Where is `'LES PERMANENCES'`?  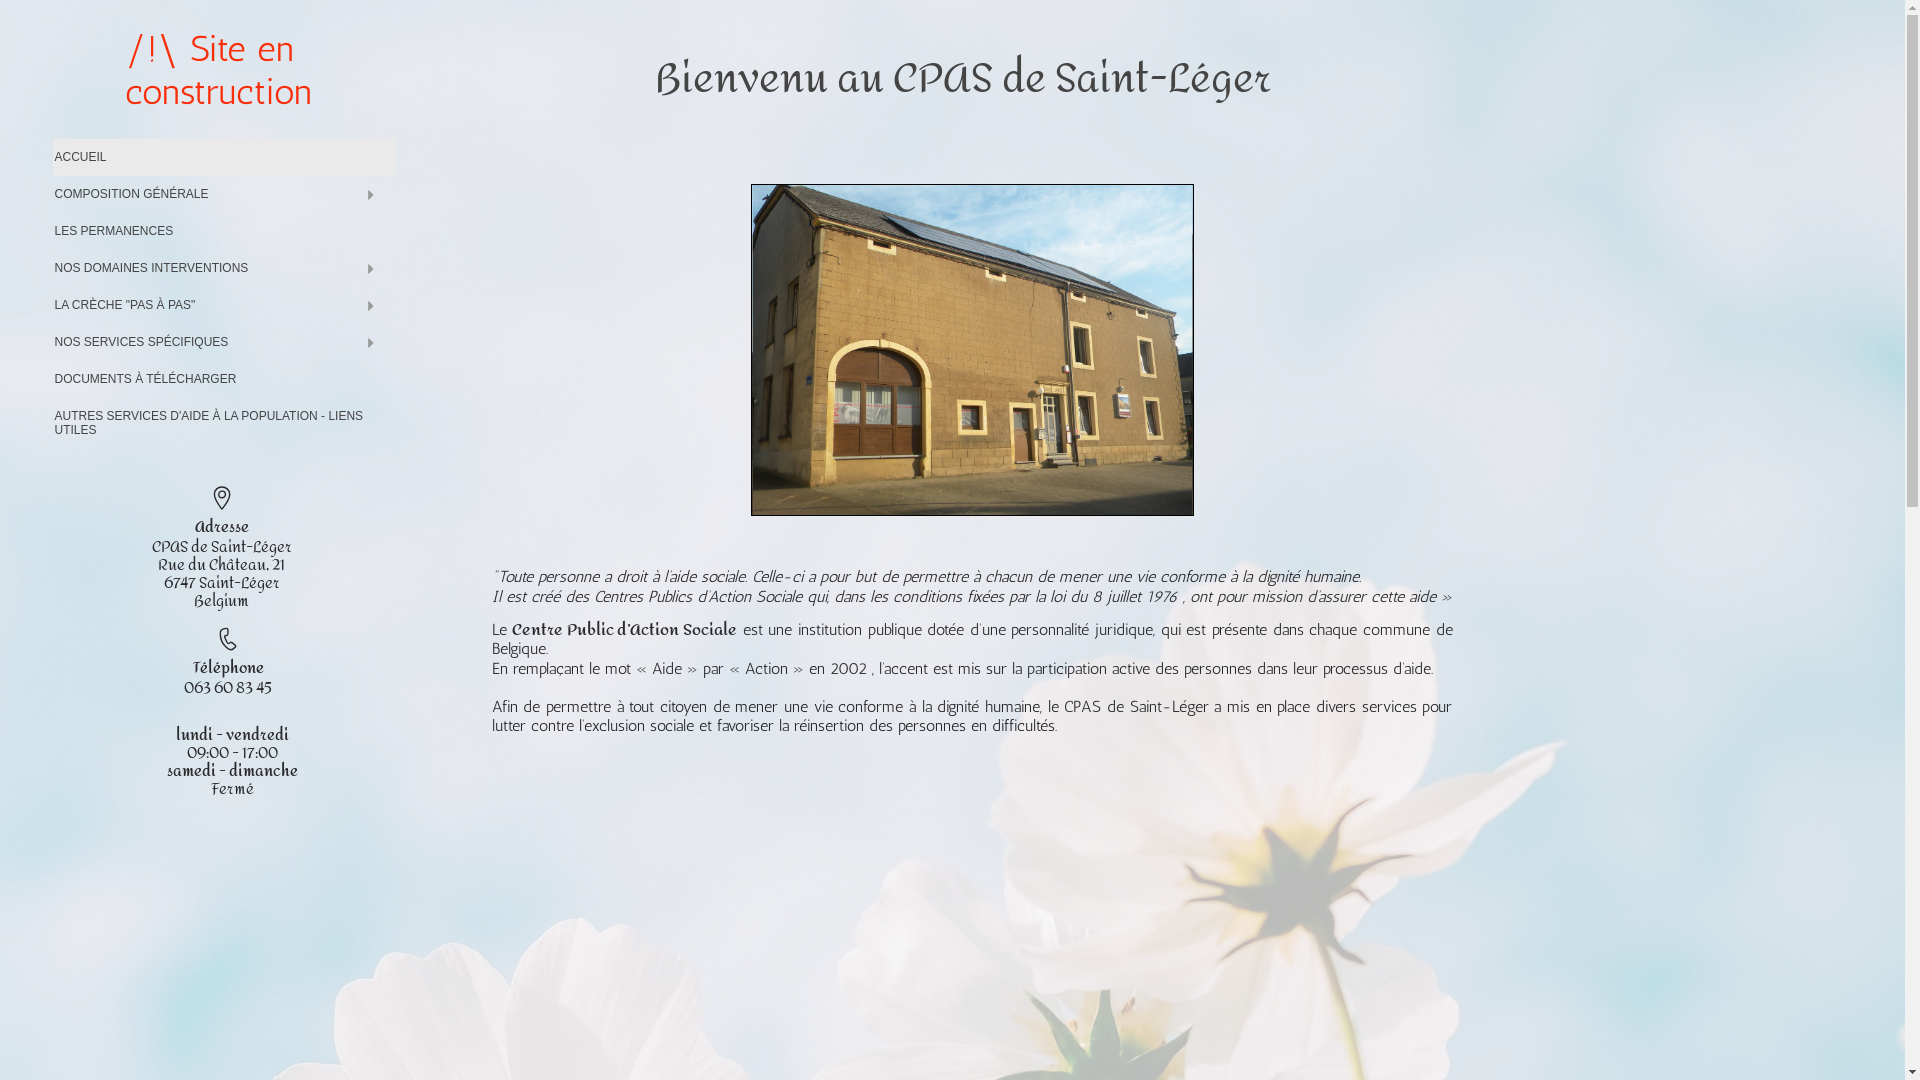
'LES PERMANENCES' is located at coordinates (223, 230).